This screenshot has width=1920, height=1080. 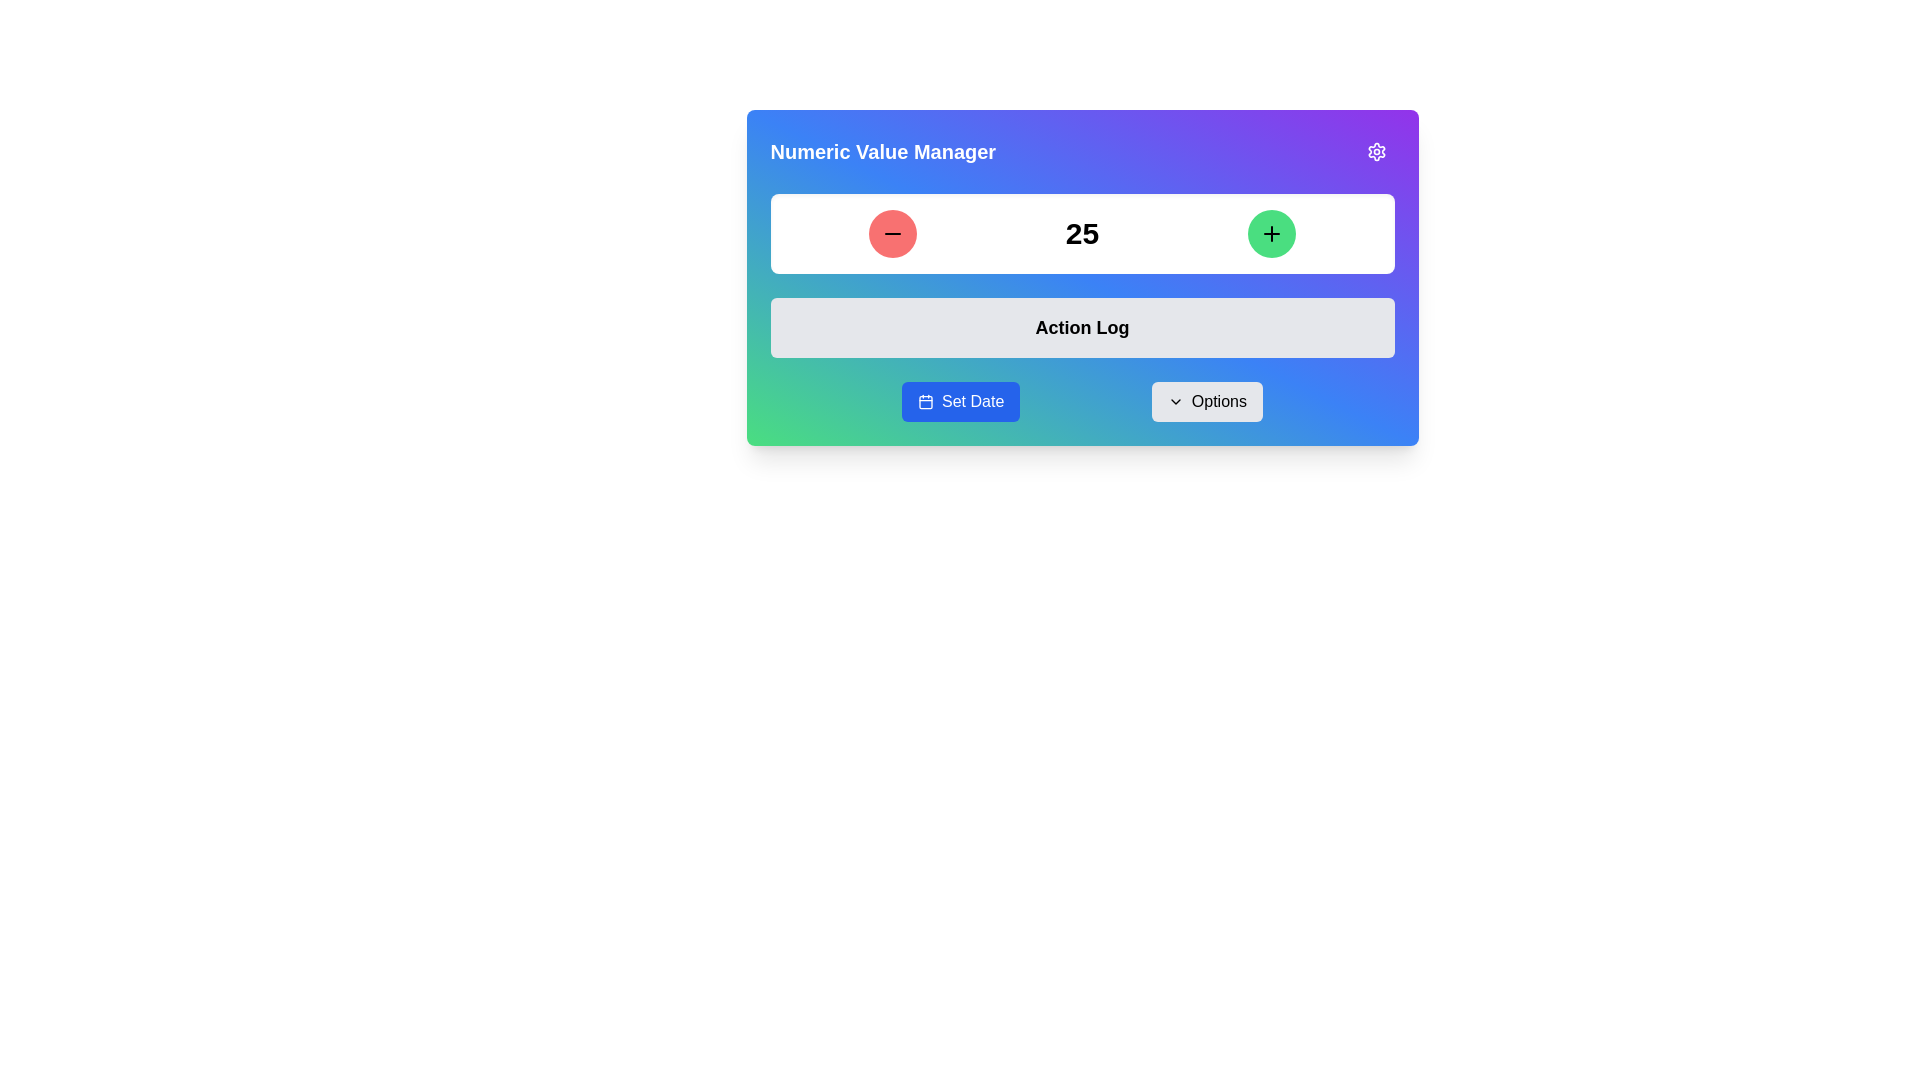 What do you see at coordinates (1081, 233) in the screenshot?
I see `the Text Display element that visually represents a numeric value in the interface, which is part of a numeric value manager and is flanked by minus and plus icon buttons` at bounding box center [1081, 233].